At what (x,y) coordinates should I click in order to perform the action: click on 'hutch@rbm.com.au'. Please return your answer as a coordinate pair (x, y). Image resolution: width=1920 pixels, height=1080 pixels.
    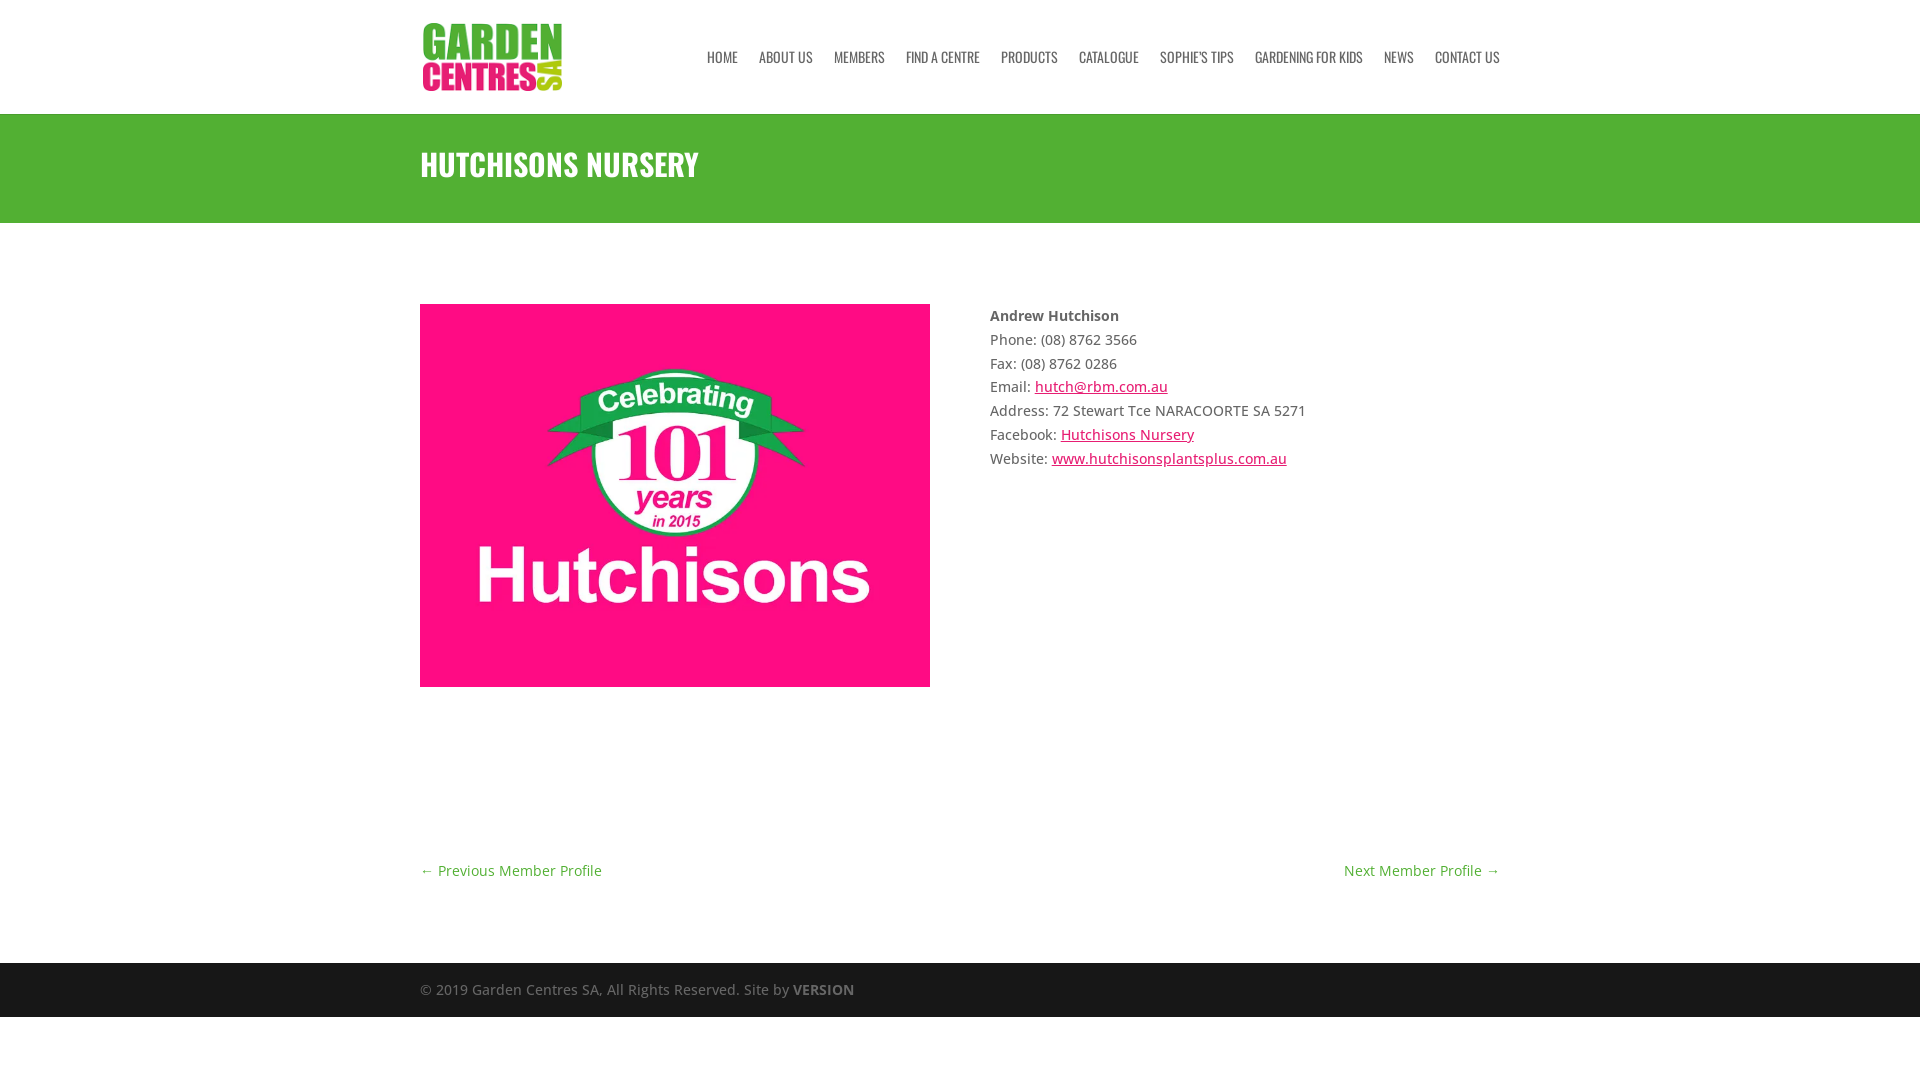
    Looking at the image, I should click on (1035, 386).